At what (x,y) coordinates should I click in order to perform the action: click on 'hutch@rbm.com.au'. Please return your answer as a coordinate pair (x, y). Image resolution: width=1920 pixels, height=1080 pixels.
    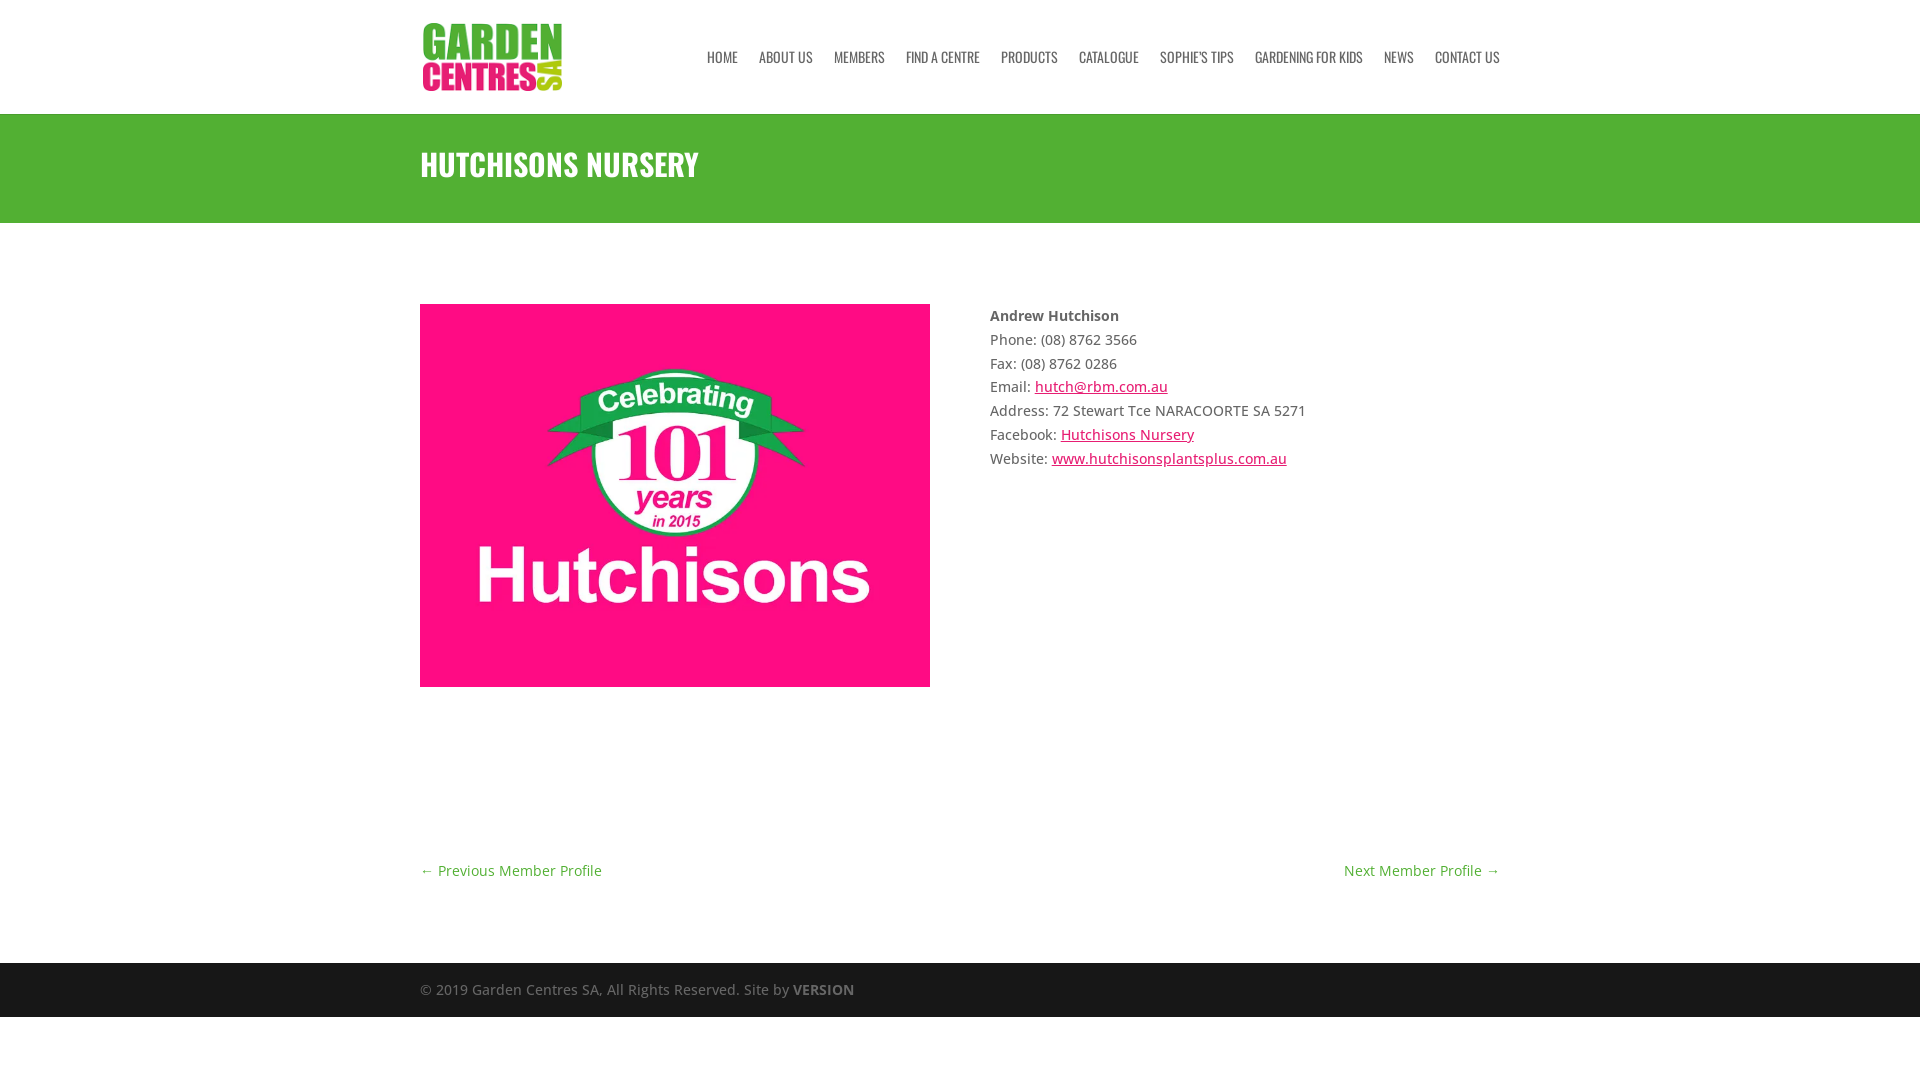
    Looking at the image, I should click on (1035, 386).